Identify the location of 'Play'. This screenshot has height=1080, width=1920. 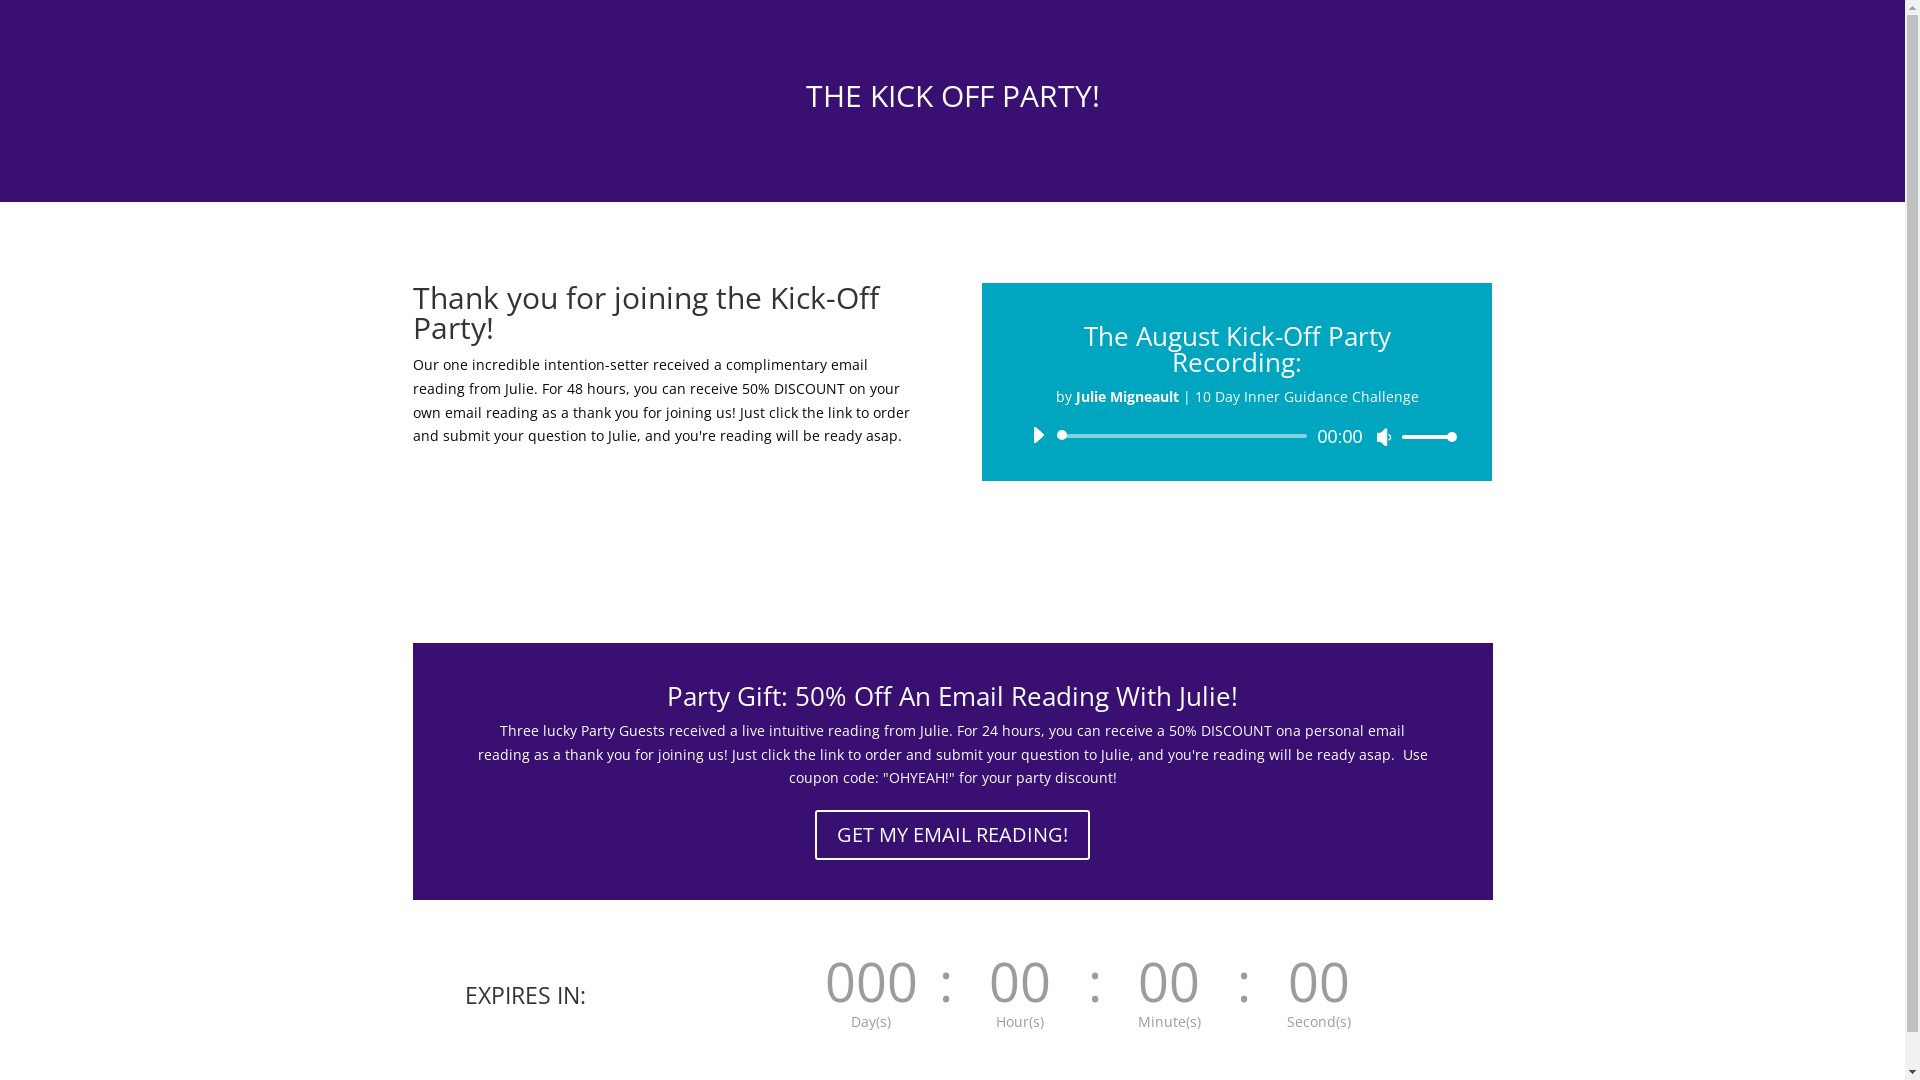
(1037, 434).